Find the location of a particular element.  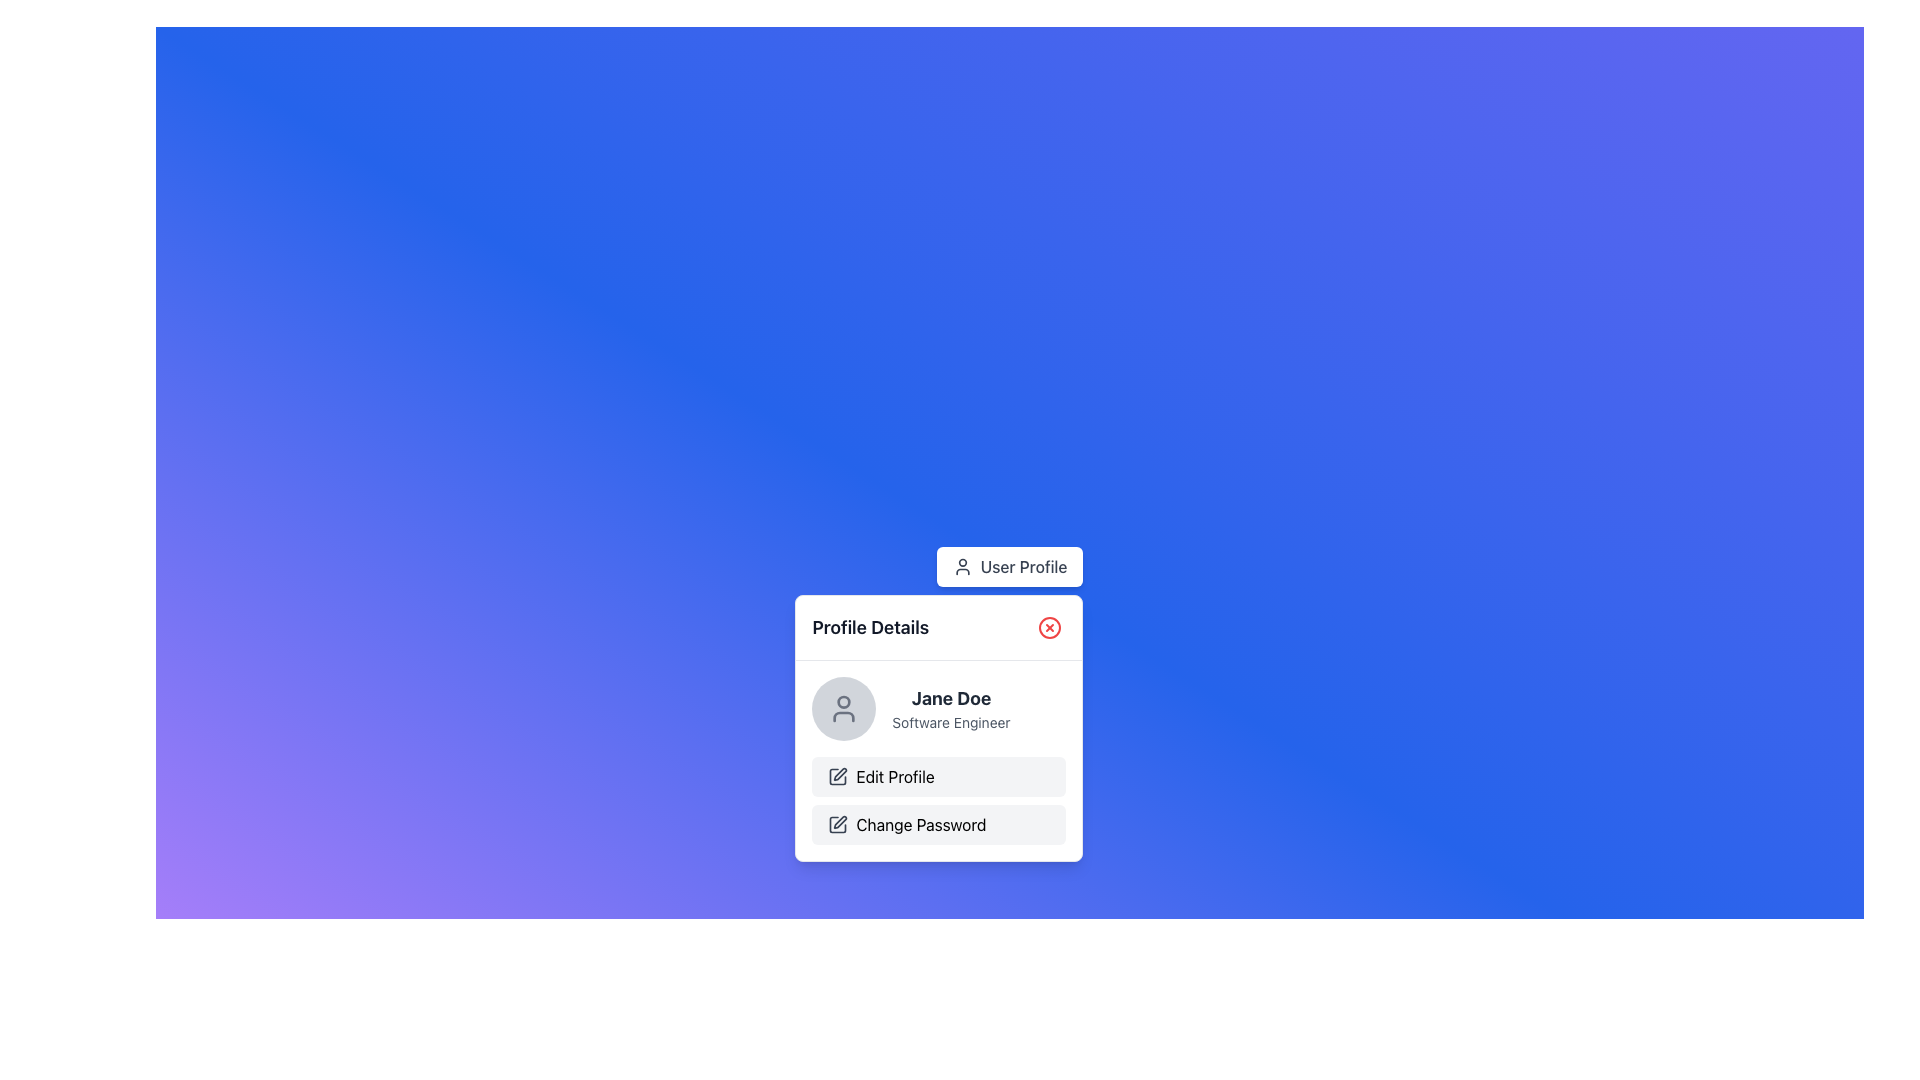

the circular avatar placeholder with a user icon, which features a grey background and is located in the 'Profile Details' card next to the user's name and title is located at coordinates (844, 708).